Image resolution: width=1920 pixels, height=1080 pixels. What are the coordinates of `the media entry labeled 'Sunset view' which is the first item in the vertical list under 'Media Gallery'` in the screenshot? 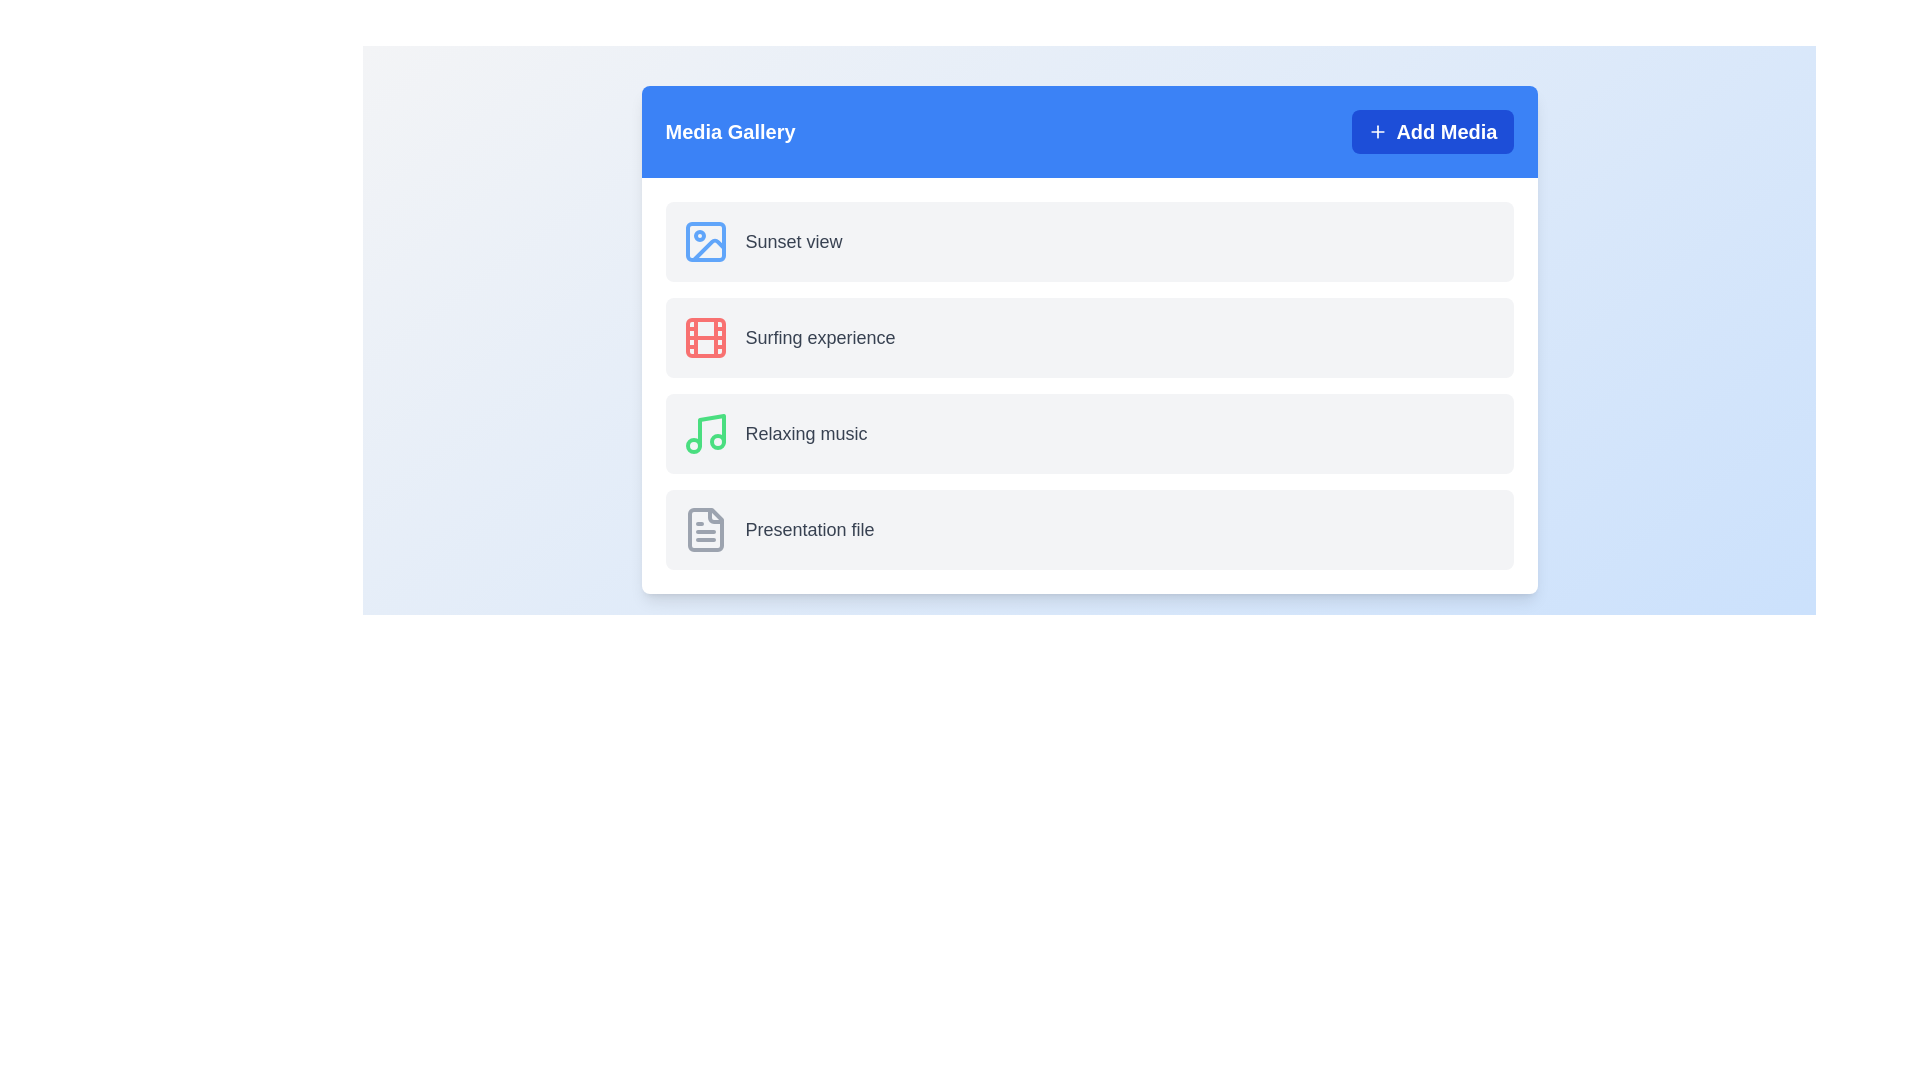 It's located at (1088, 241).